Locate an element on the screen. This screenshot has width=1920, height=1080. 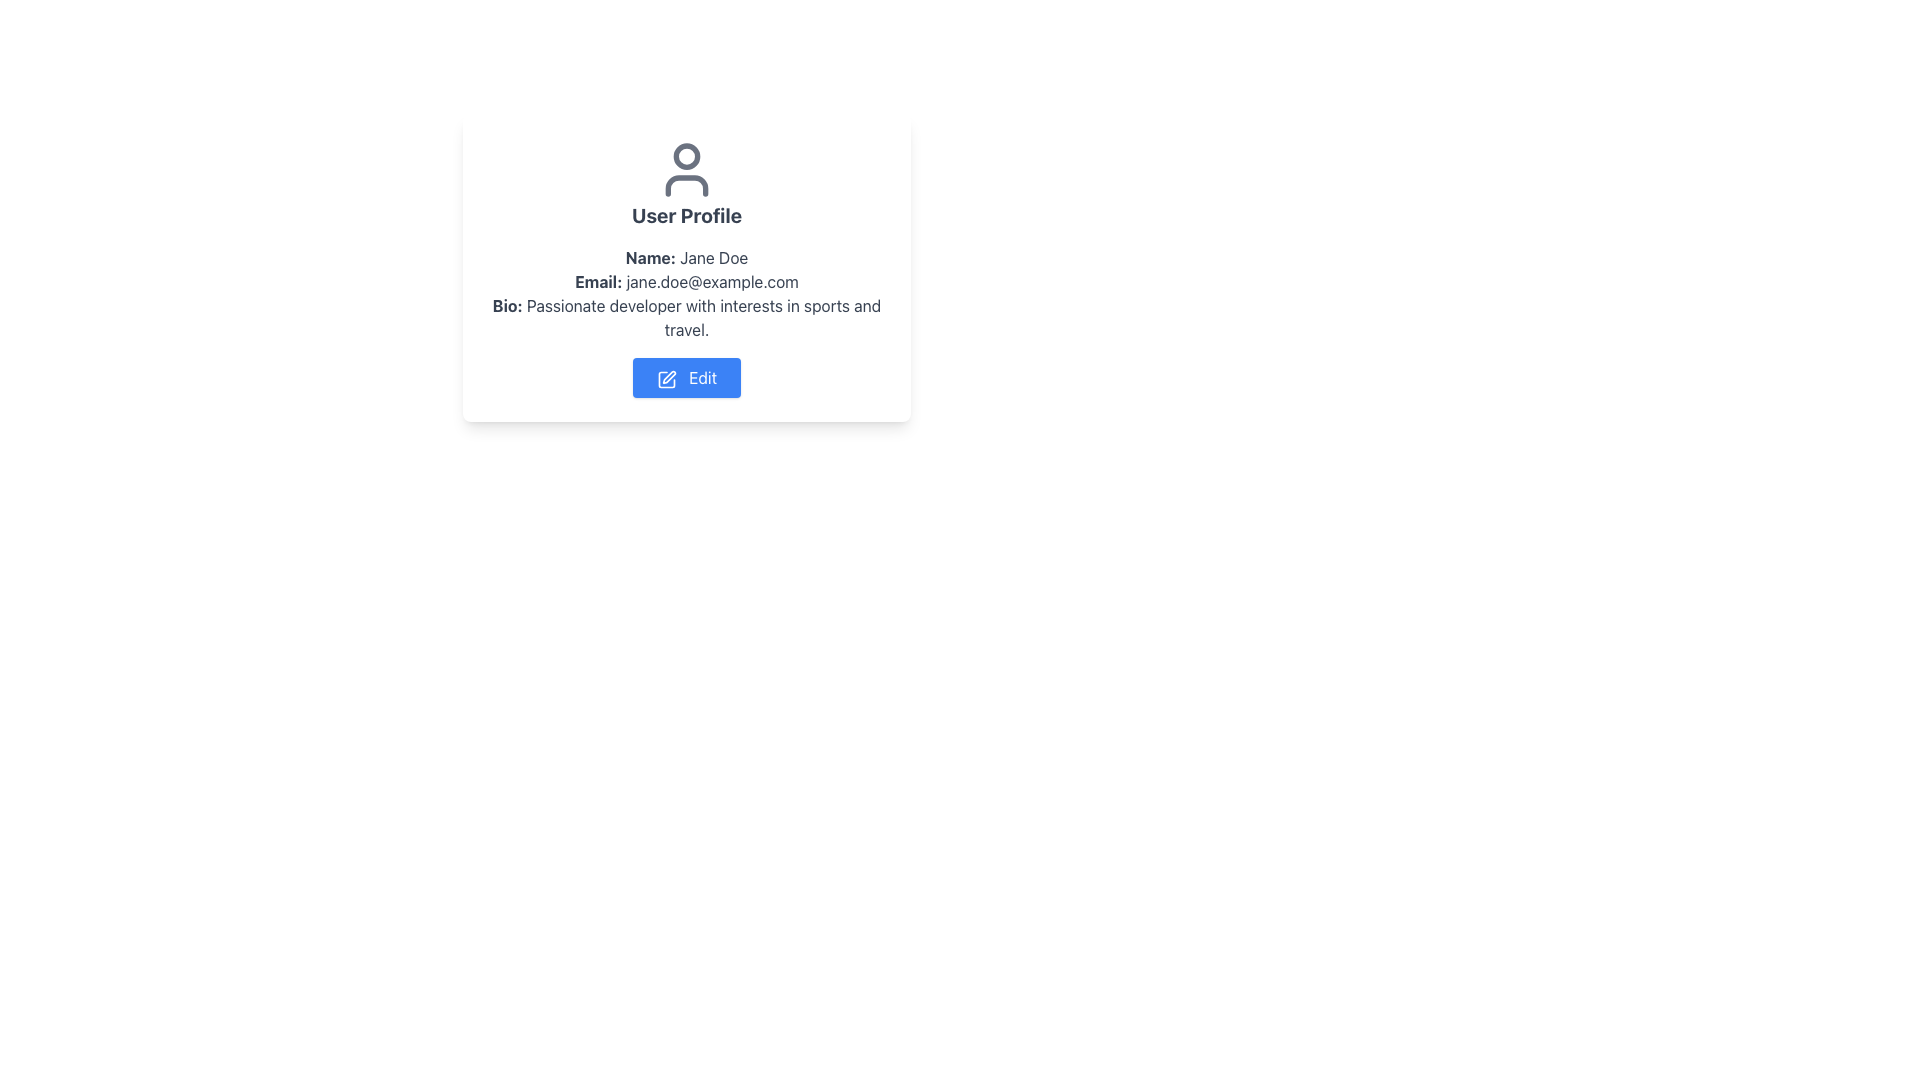
the 'Bio:' text label that introduces the biography section in the user profile information is located at coordinates (507, 305).